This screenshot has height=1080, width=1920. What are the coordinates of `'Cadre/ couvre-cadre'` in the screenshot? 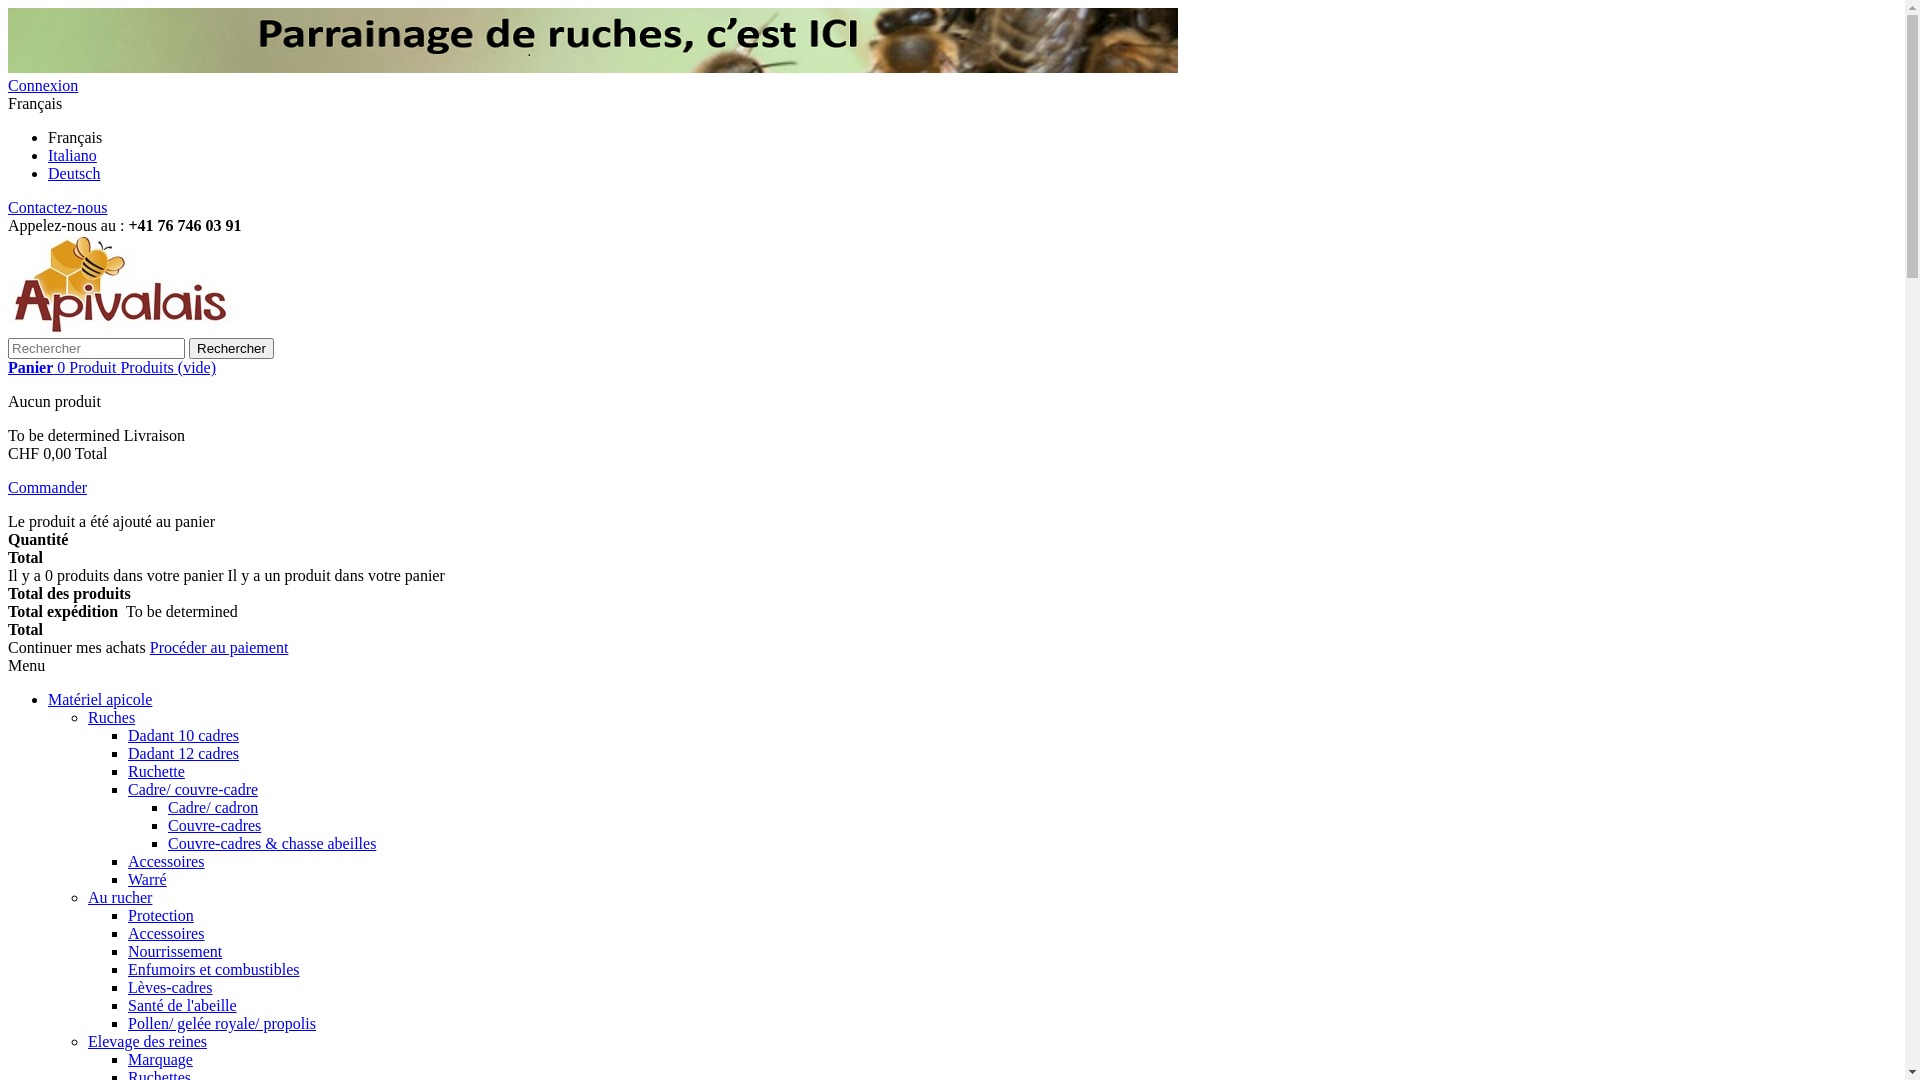 It's located at (127, 788).